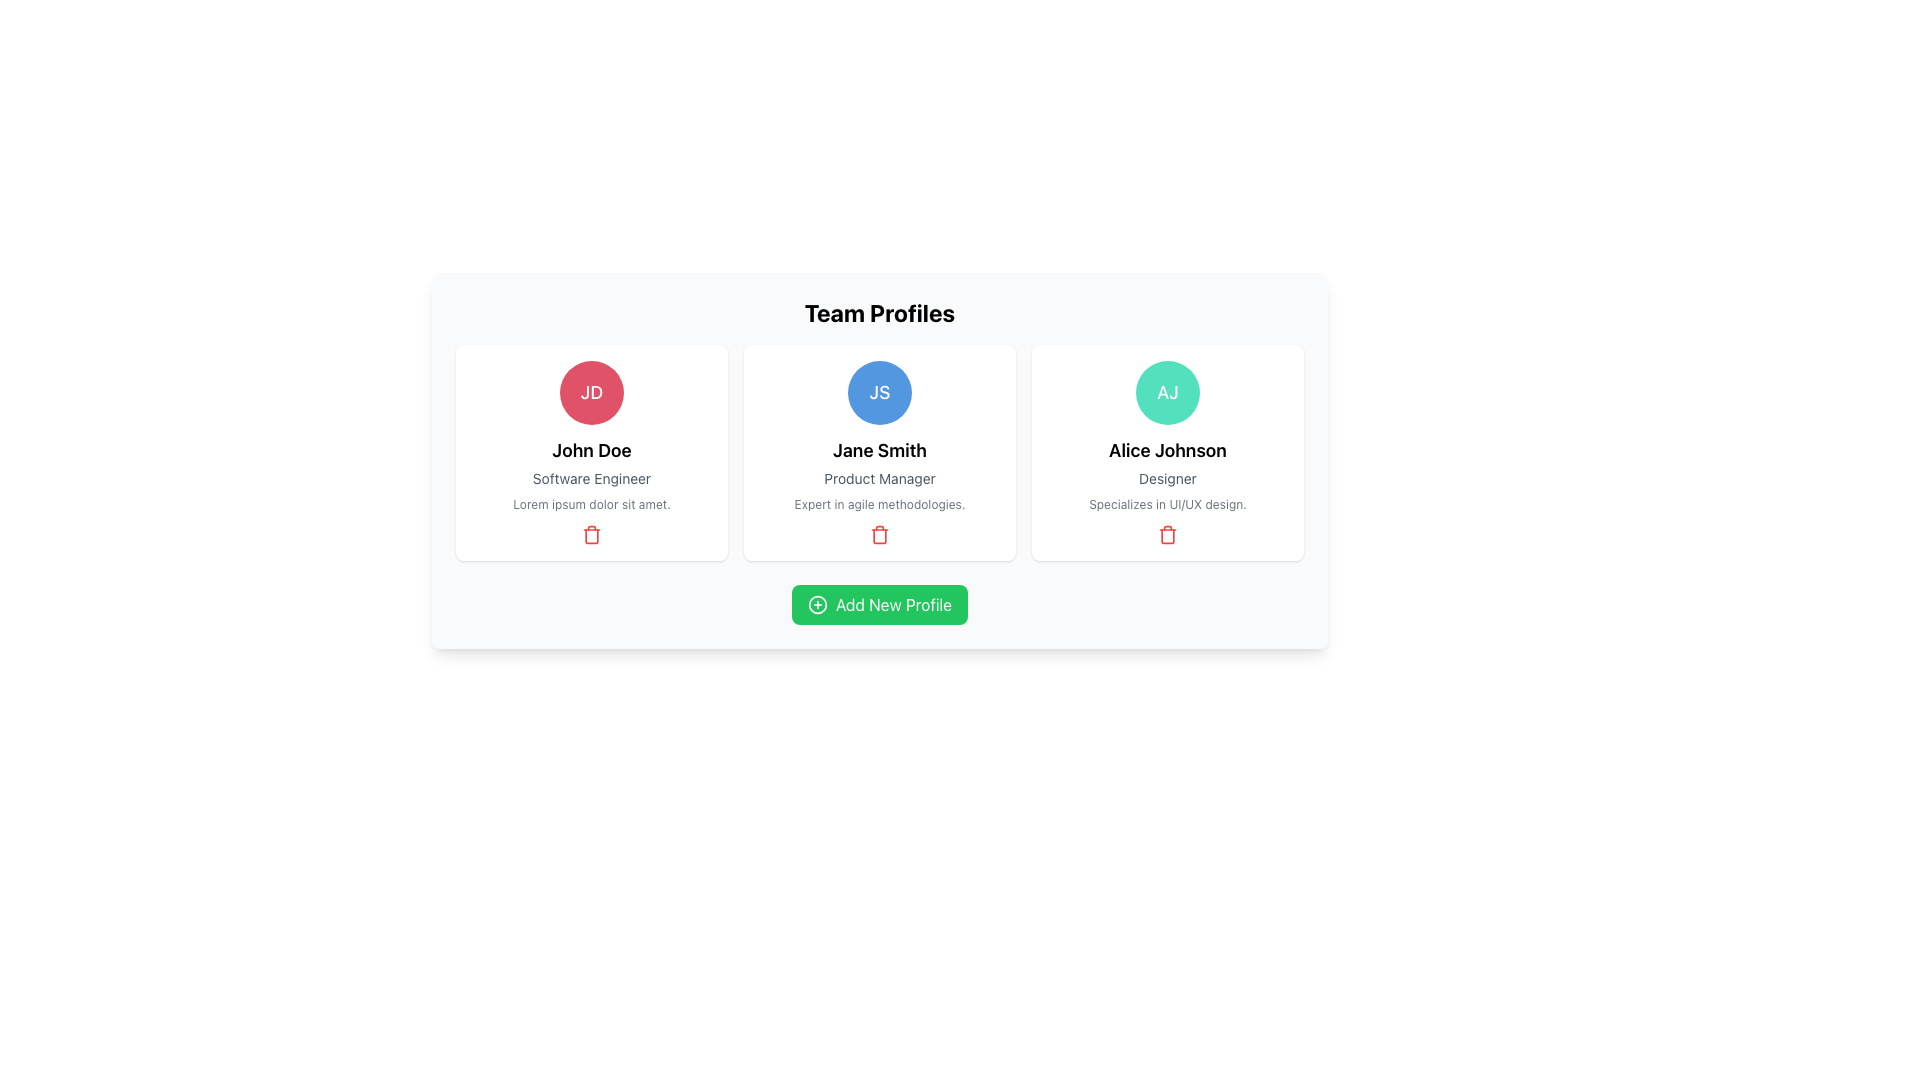 Image resolution: width=1920 pixels, height=1080 pixels. Describe the element at coordinates (817, 604) in the screenshot. I see `the small circular icon with a plus symbol inside, which is part of the 'Add New Profile' button located at the bottom center of the interface` at that location.